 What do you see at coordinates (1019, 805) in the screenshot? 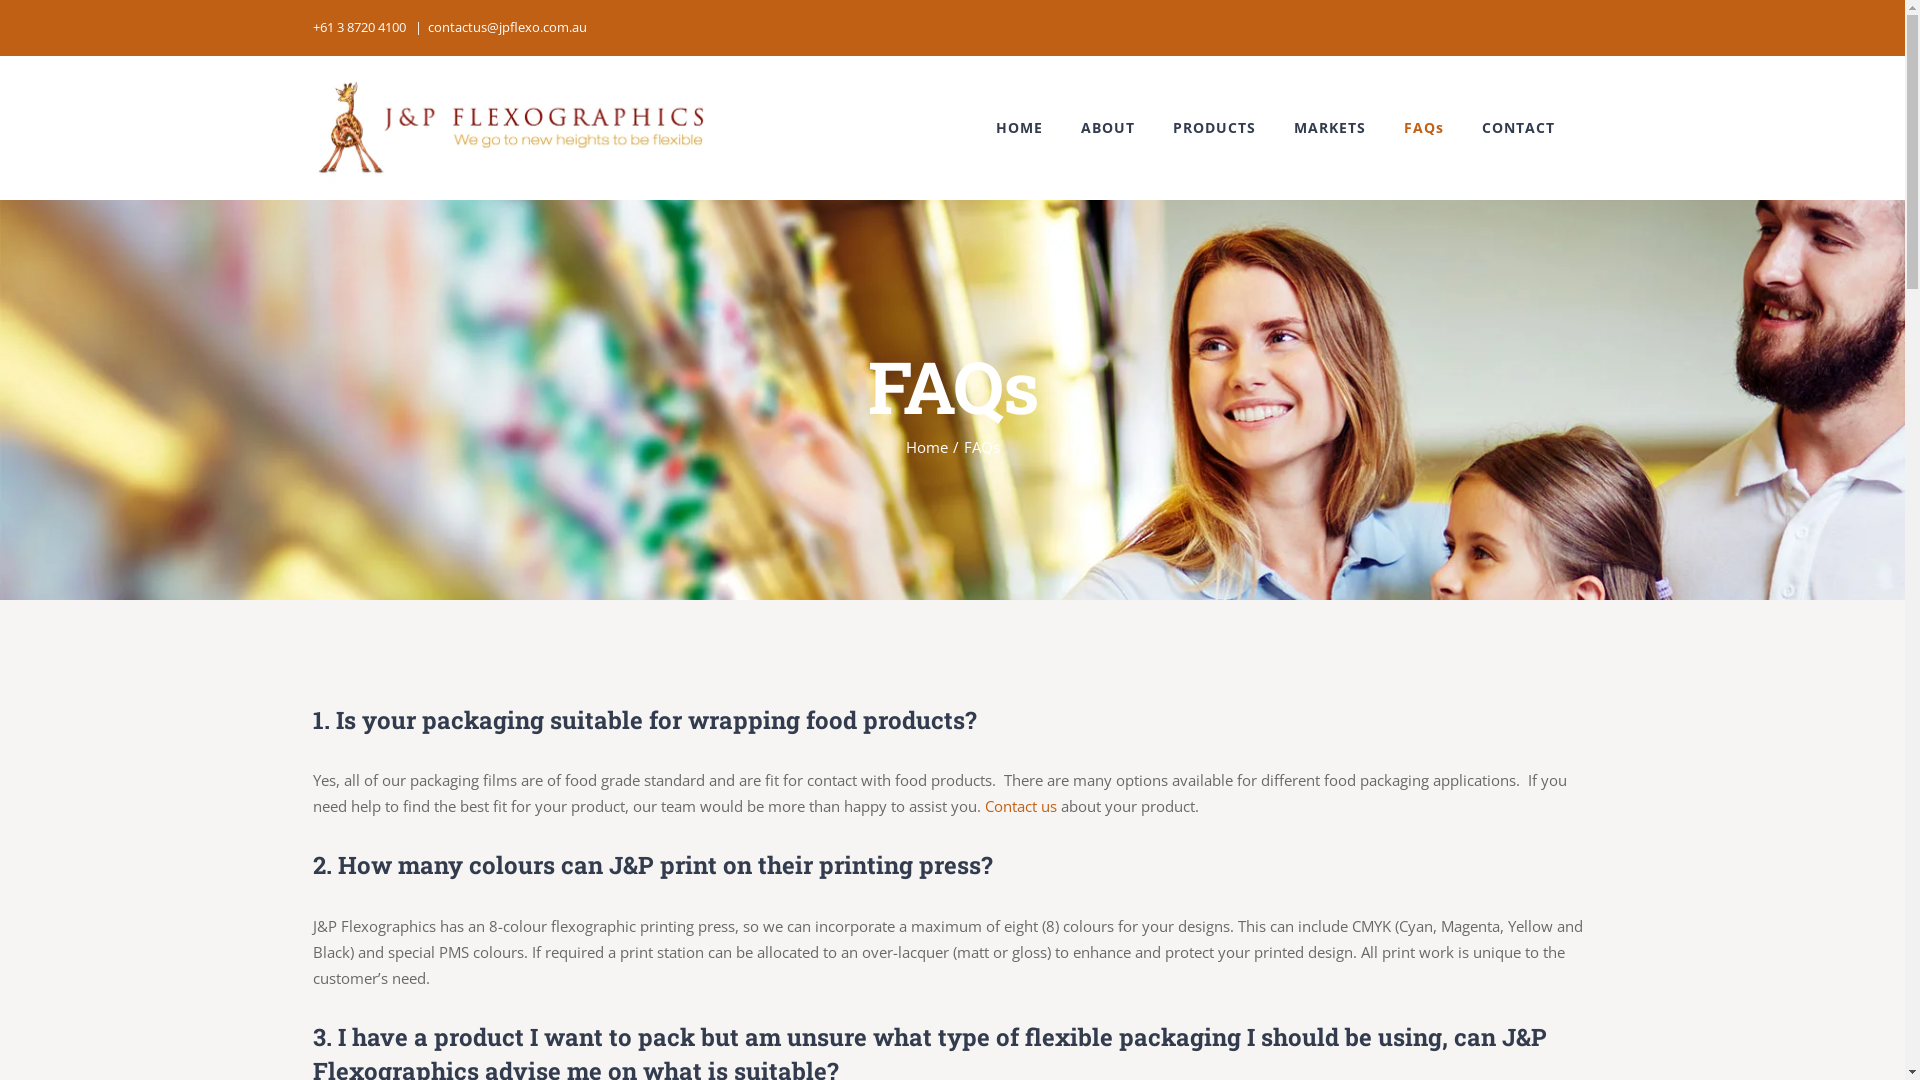
I see `'Contact us'` at bounding box center [1019, 805].